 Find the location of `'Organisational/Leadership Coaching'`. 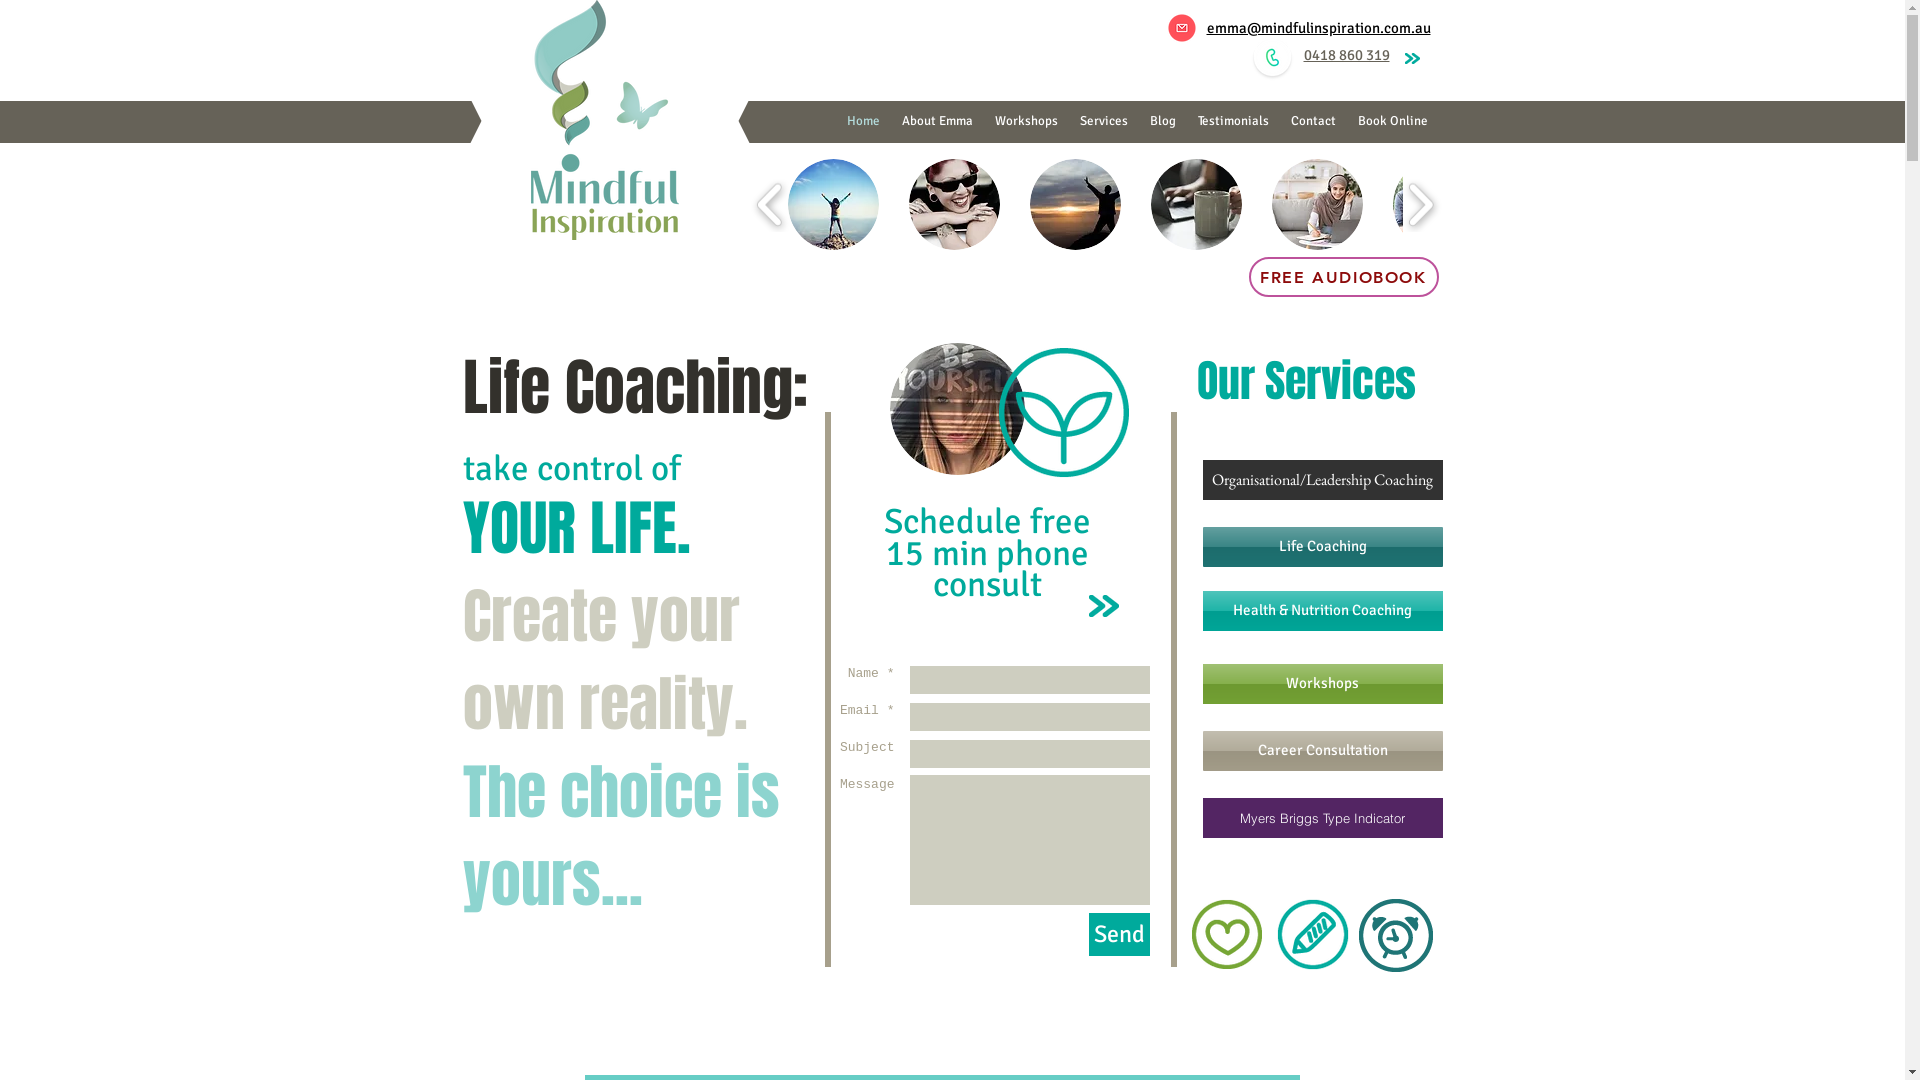

'Organisational/Leadership Coaching' is located at coordinates (1321, 479).